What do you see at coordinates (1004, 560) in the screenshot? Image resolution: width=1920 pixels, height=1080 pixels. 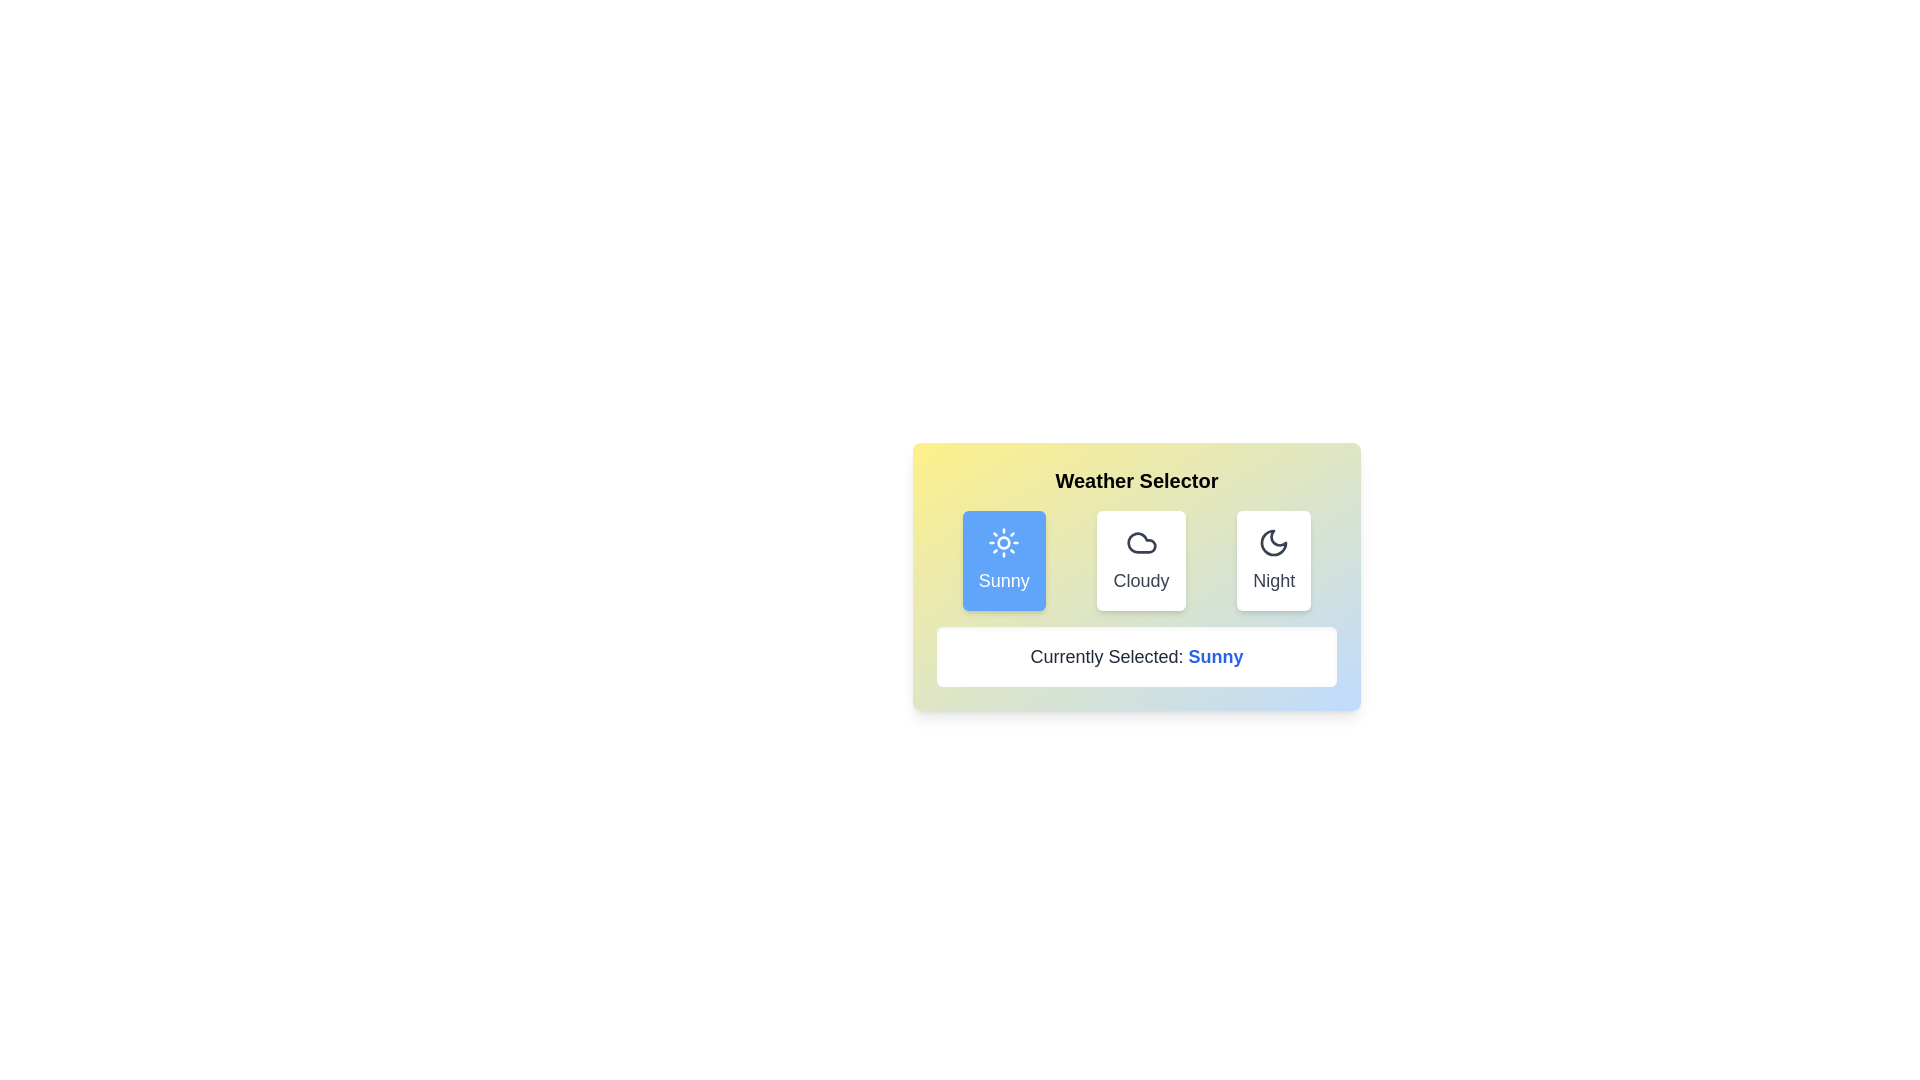 I see `the Sunny button to select the corresponding weather option` at bounding box center [1004, 560].